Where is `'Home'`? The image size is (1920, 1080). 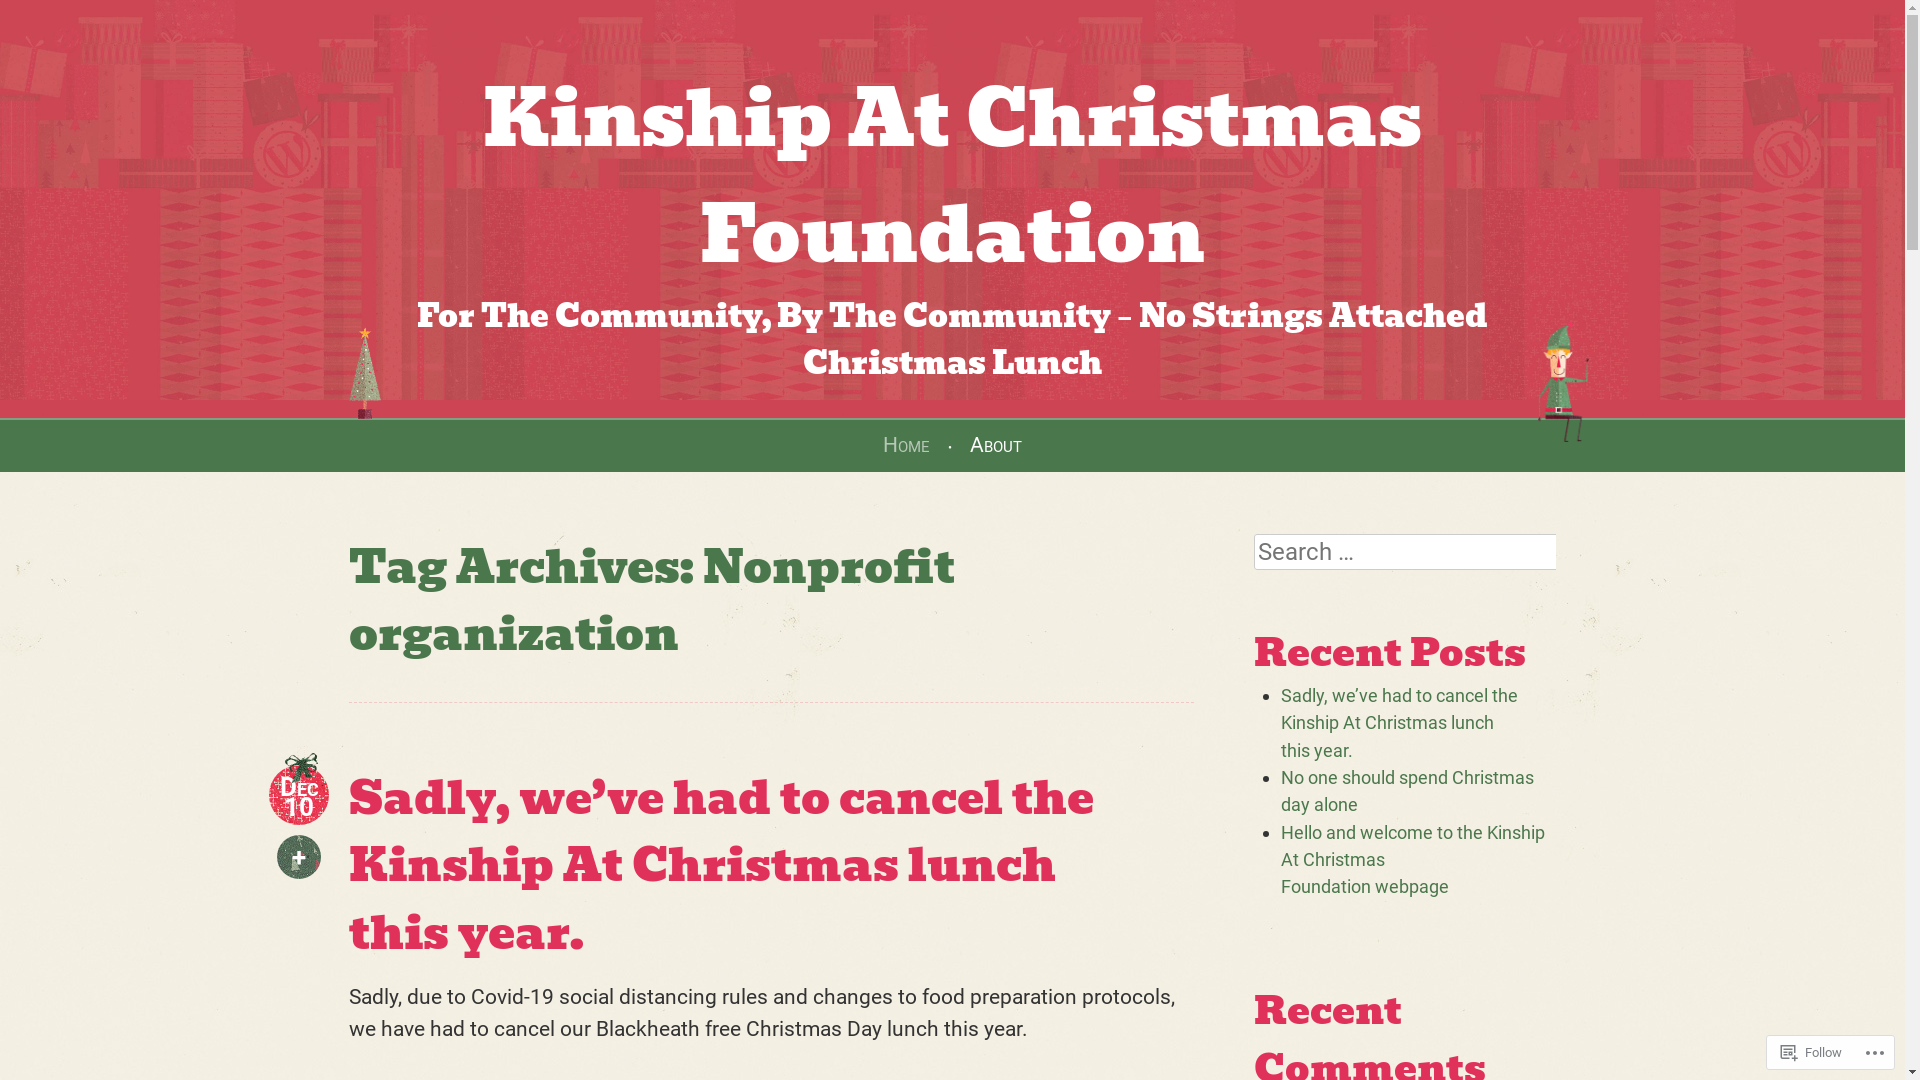 'Home' is located at coordinates (905, 443).